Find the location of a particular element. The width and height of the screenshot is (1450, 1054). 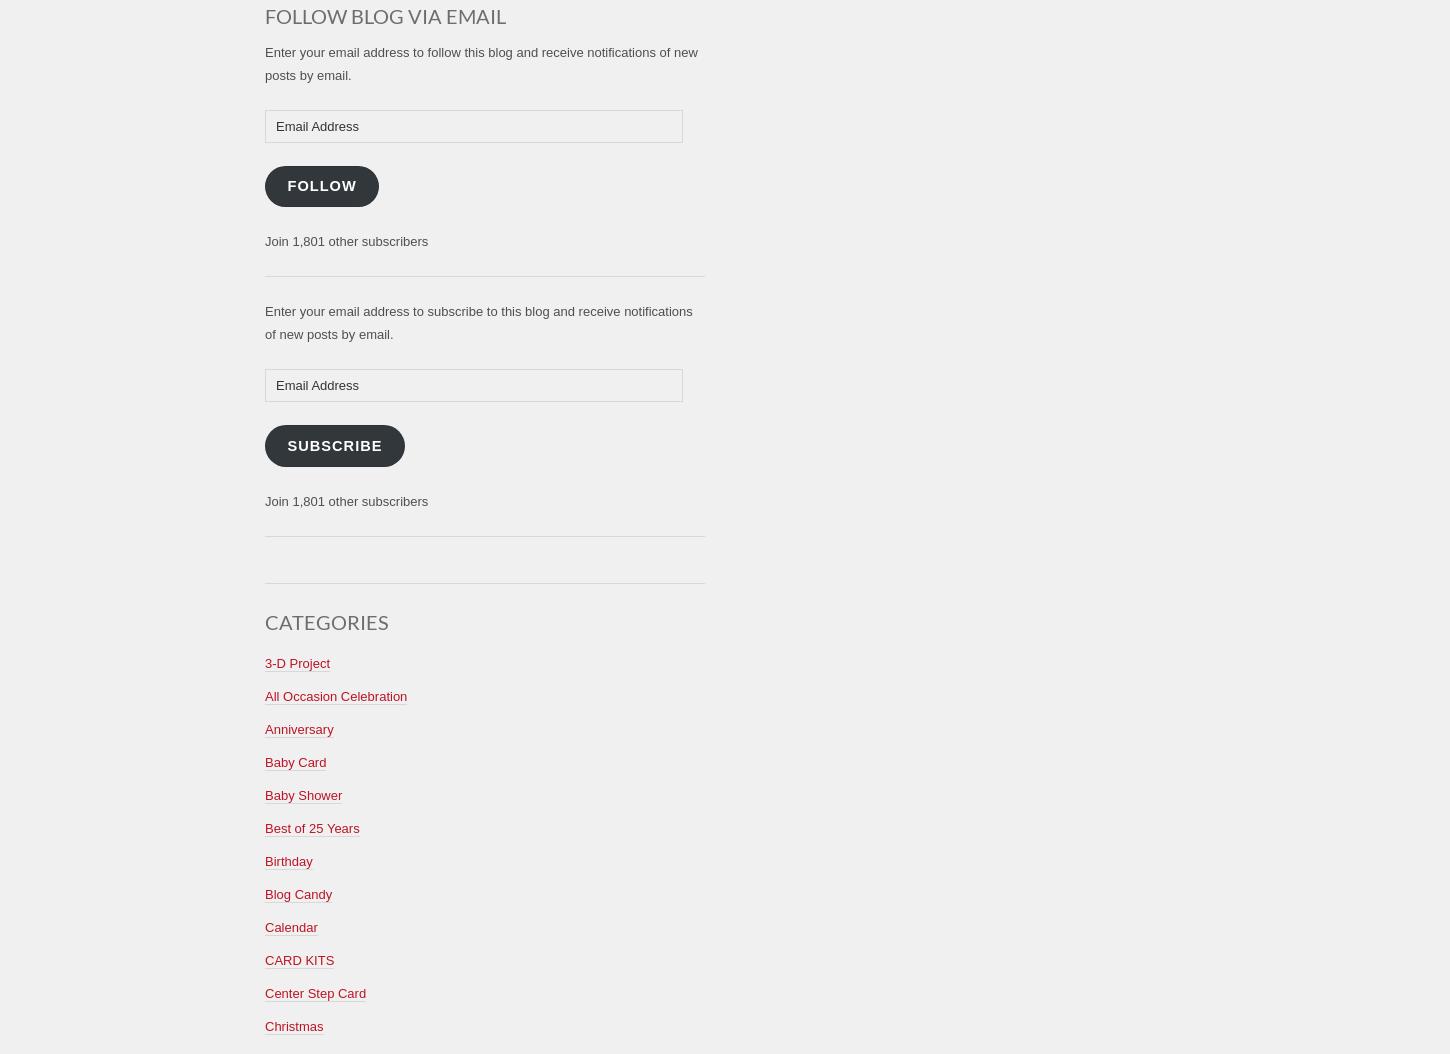

'CARD KITS' is located at coordinates (299, 959).